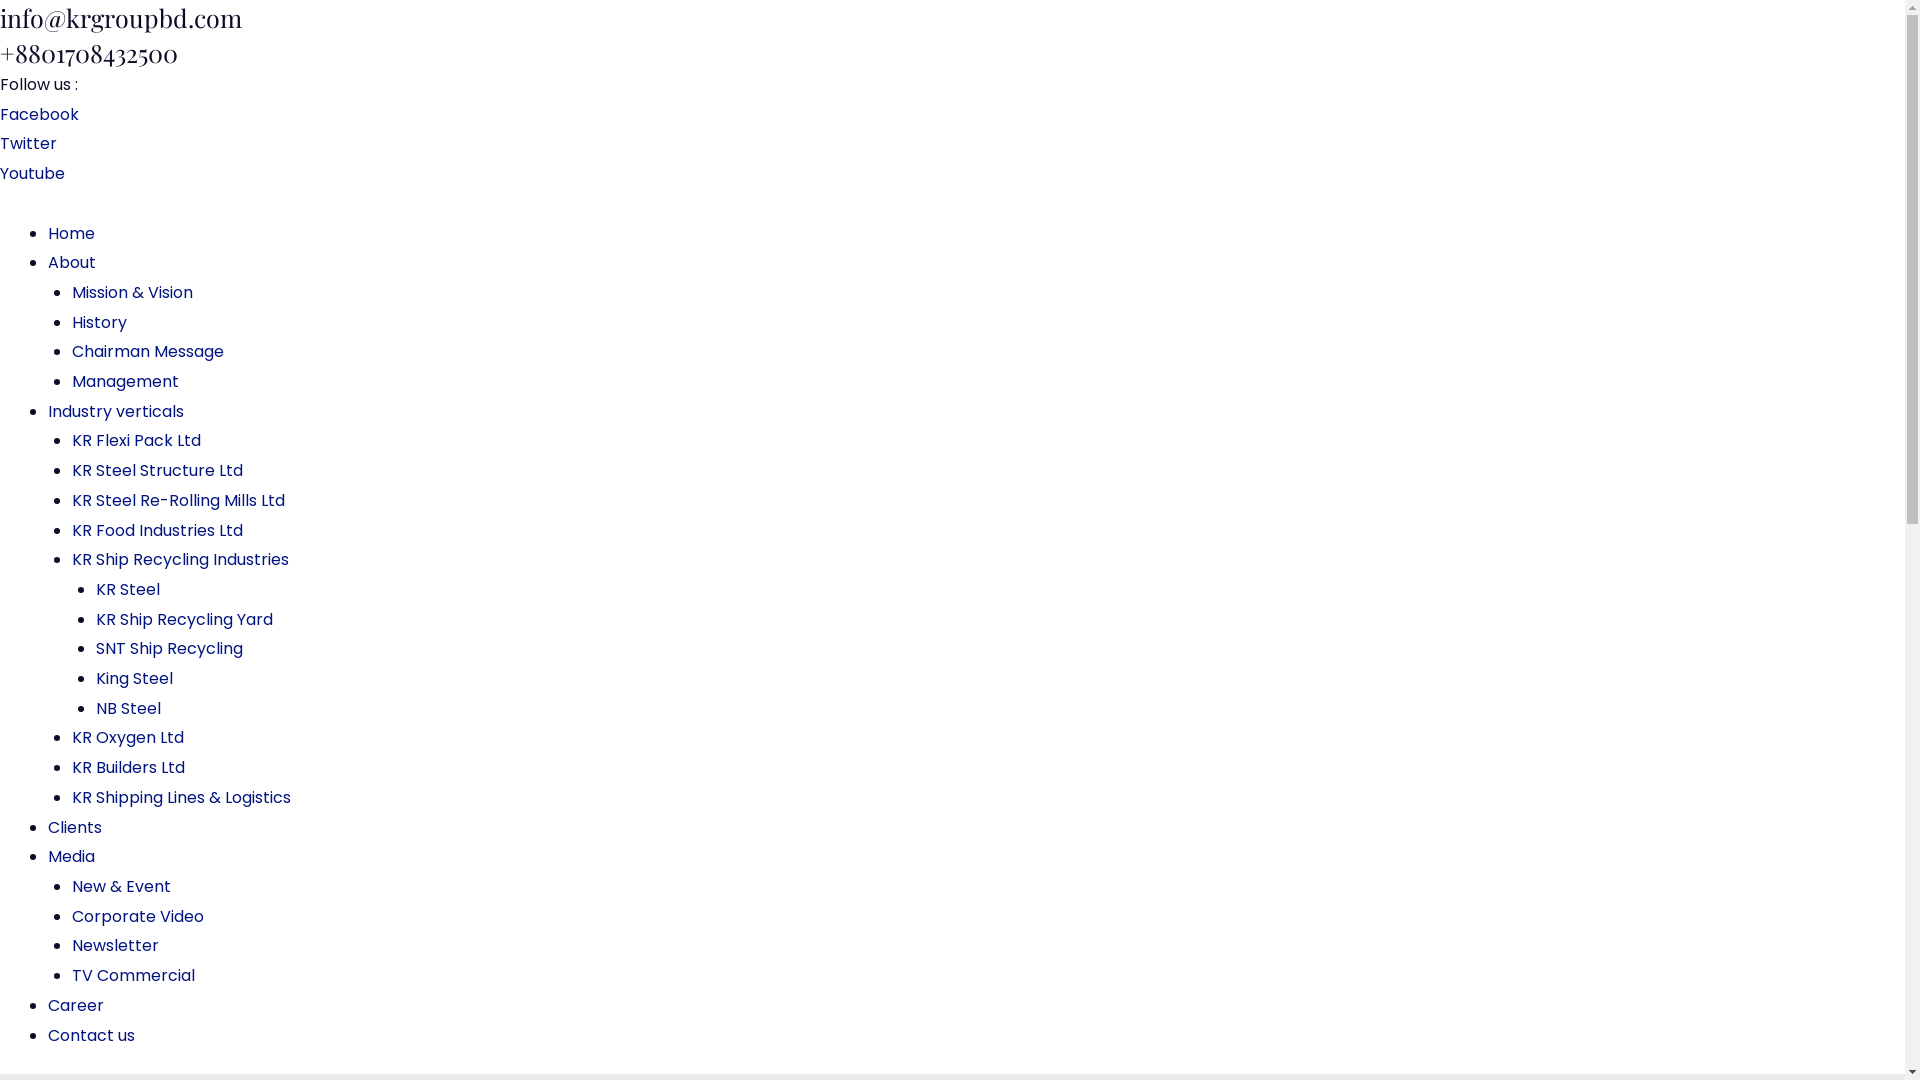 Image resolution: width=1920 pixels, height=1080 pixels. What do you see at coordinates (75, 827) in the screenshot?
I see `'Clients'` at bounding box center [75, 827].